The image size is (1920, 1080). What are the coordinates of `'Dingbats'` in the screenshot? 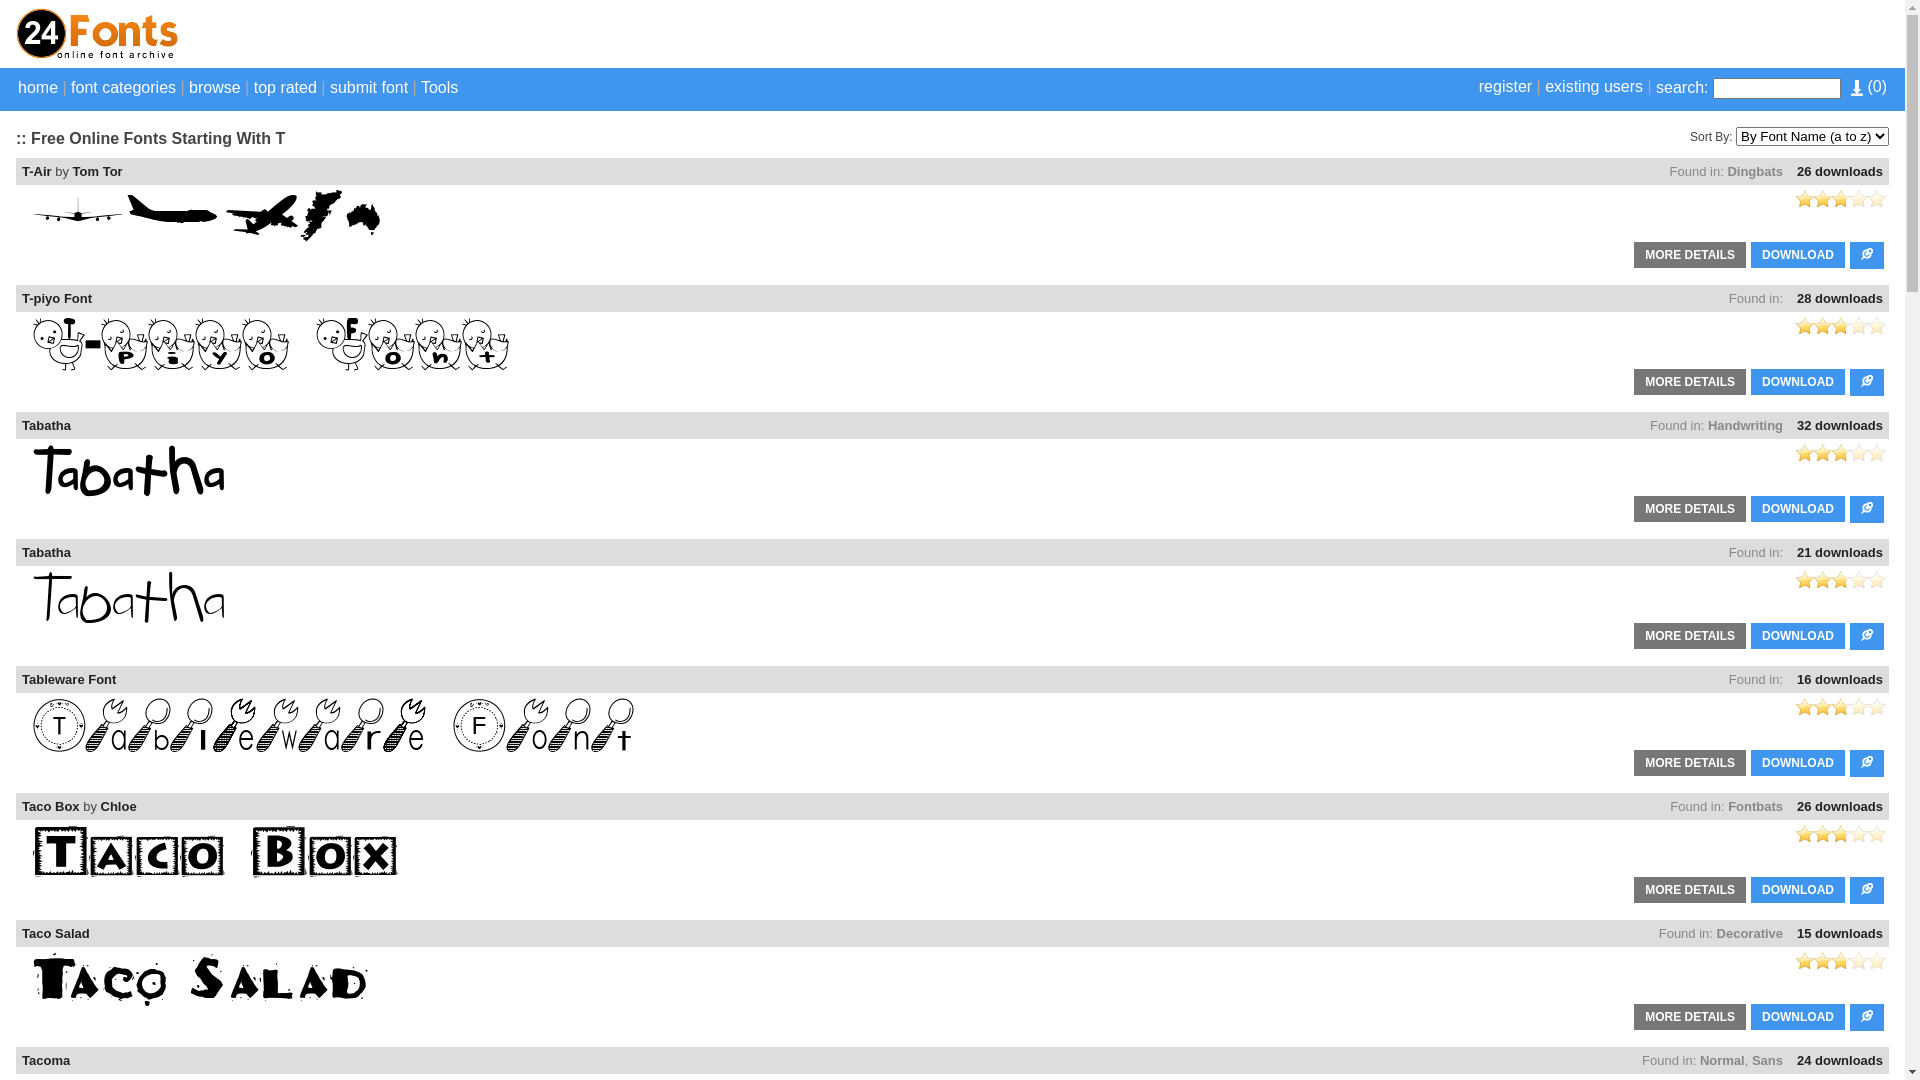 It's located at (1754, 170).